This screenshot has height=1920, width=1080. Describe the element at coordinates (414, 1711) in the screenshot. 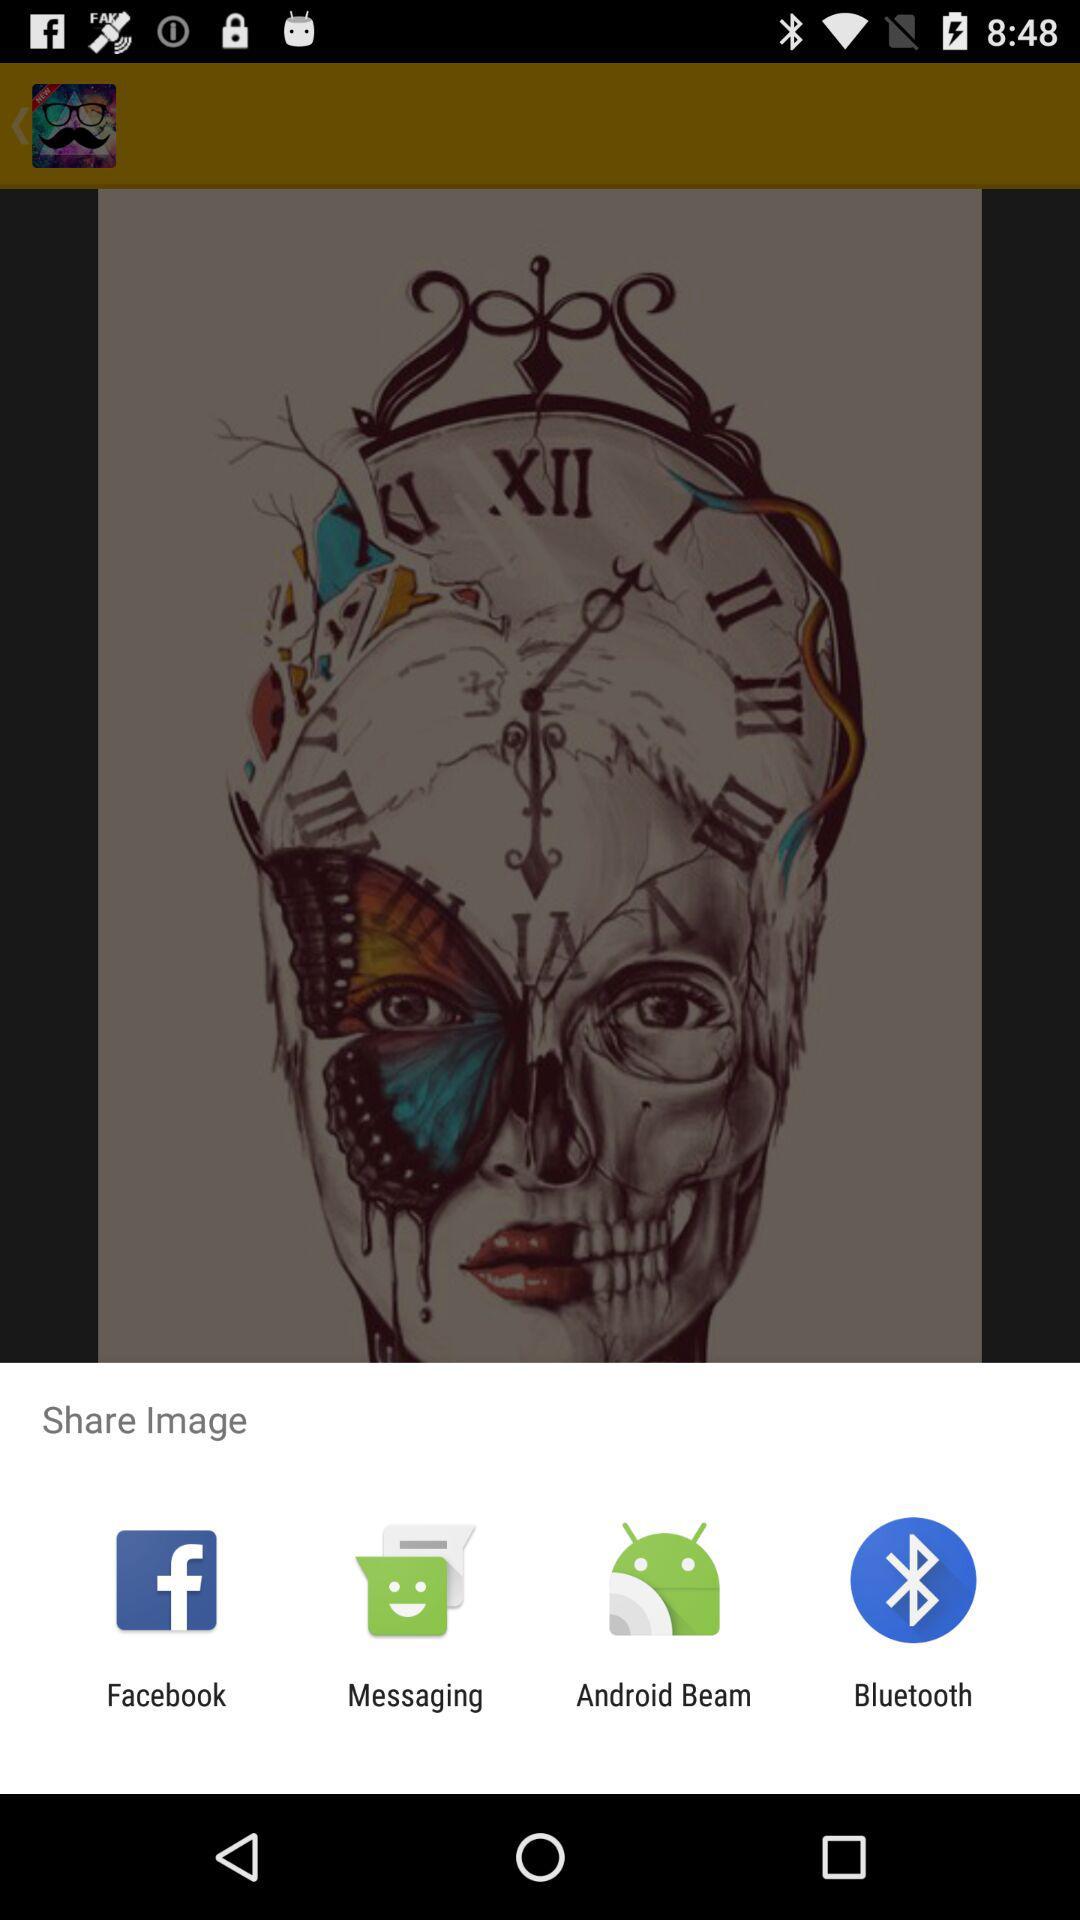

I see `messaging item` at that location.